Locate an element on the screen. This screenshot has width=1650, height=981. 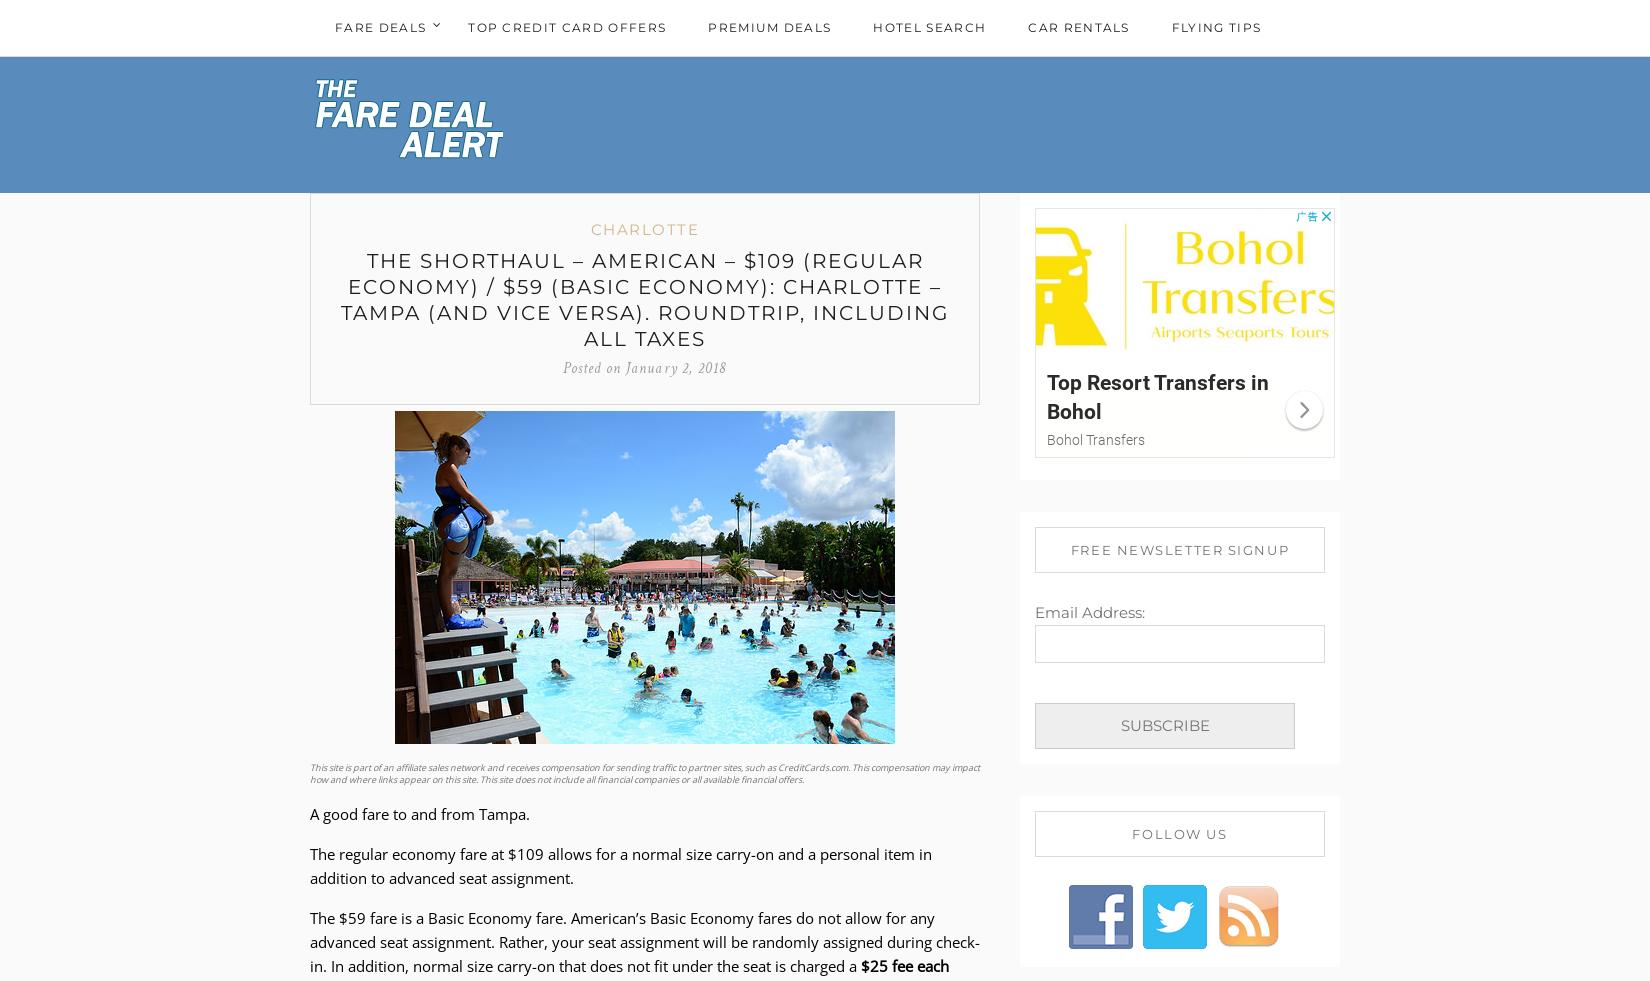
'Posted on' is located at coordinates (593, 366).